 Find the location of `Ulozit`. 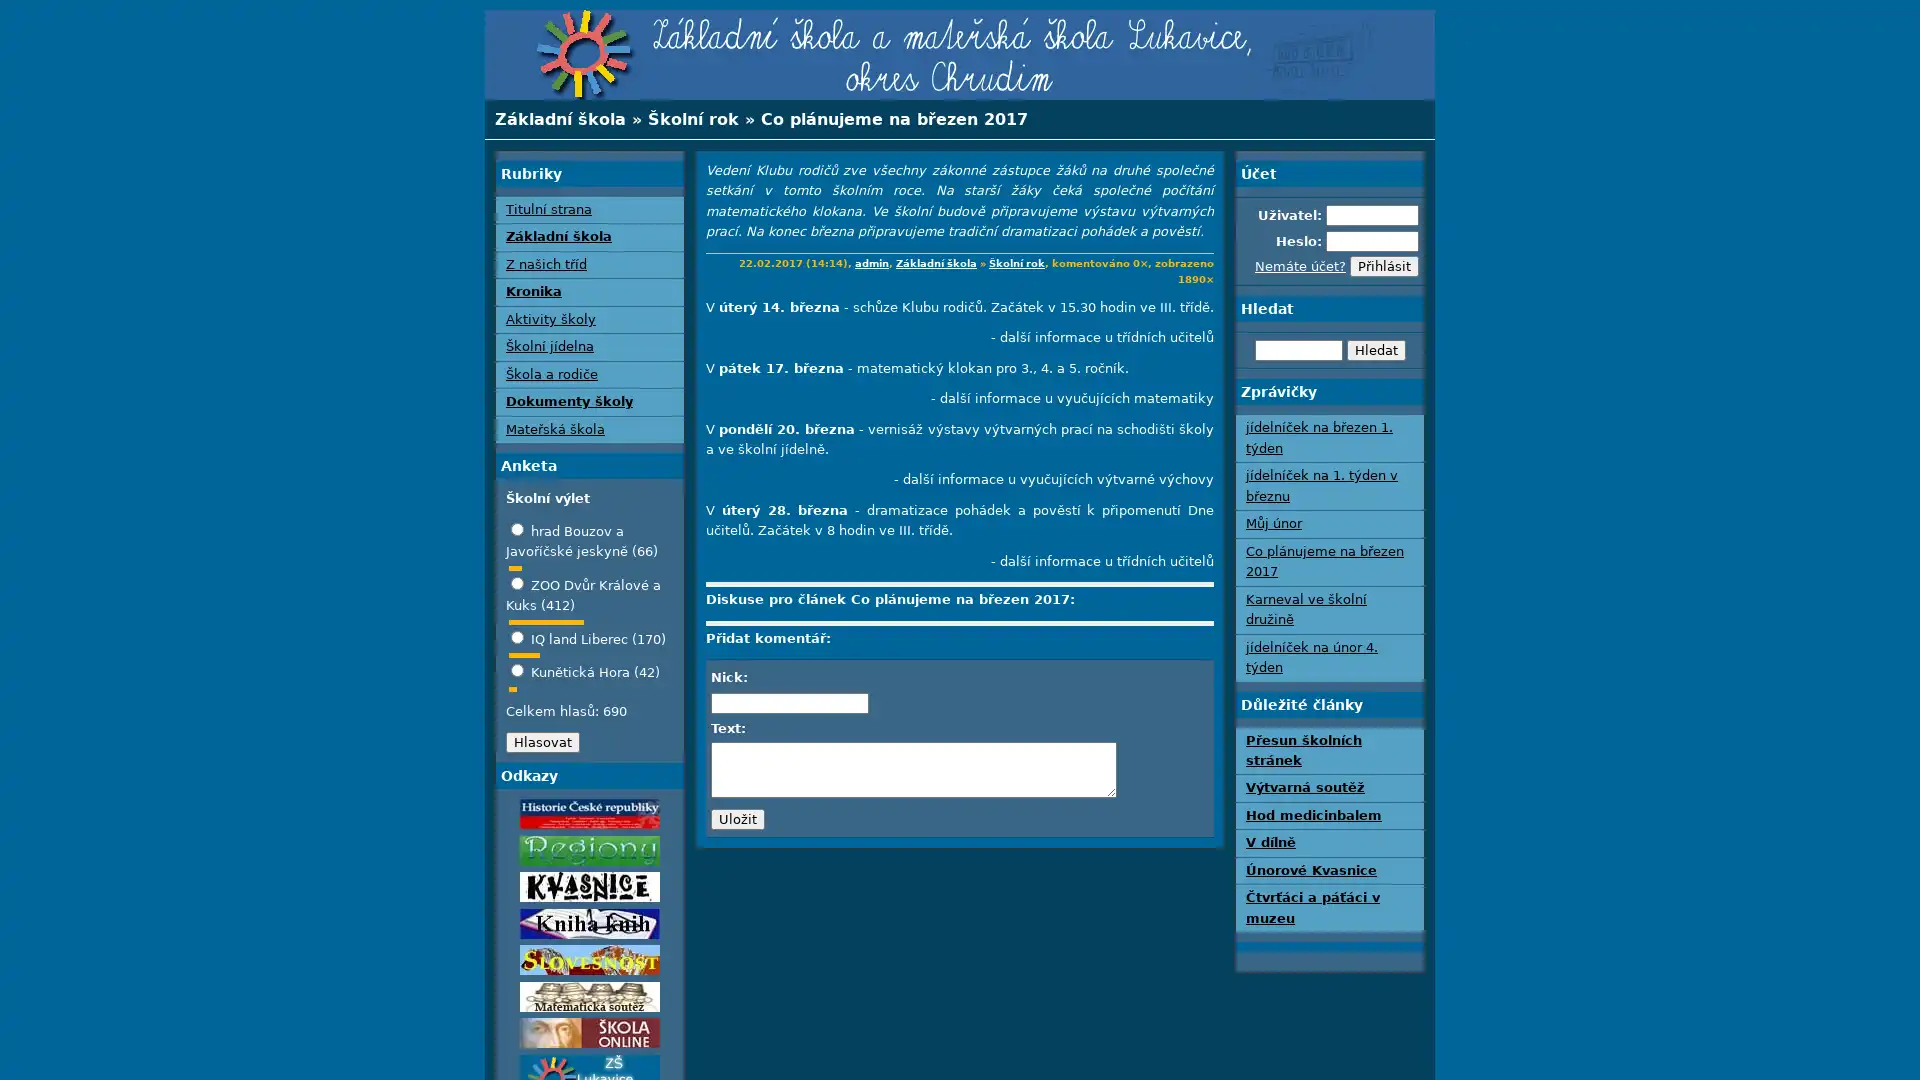

Ulozit is located at coordinates (737, 818).